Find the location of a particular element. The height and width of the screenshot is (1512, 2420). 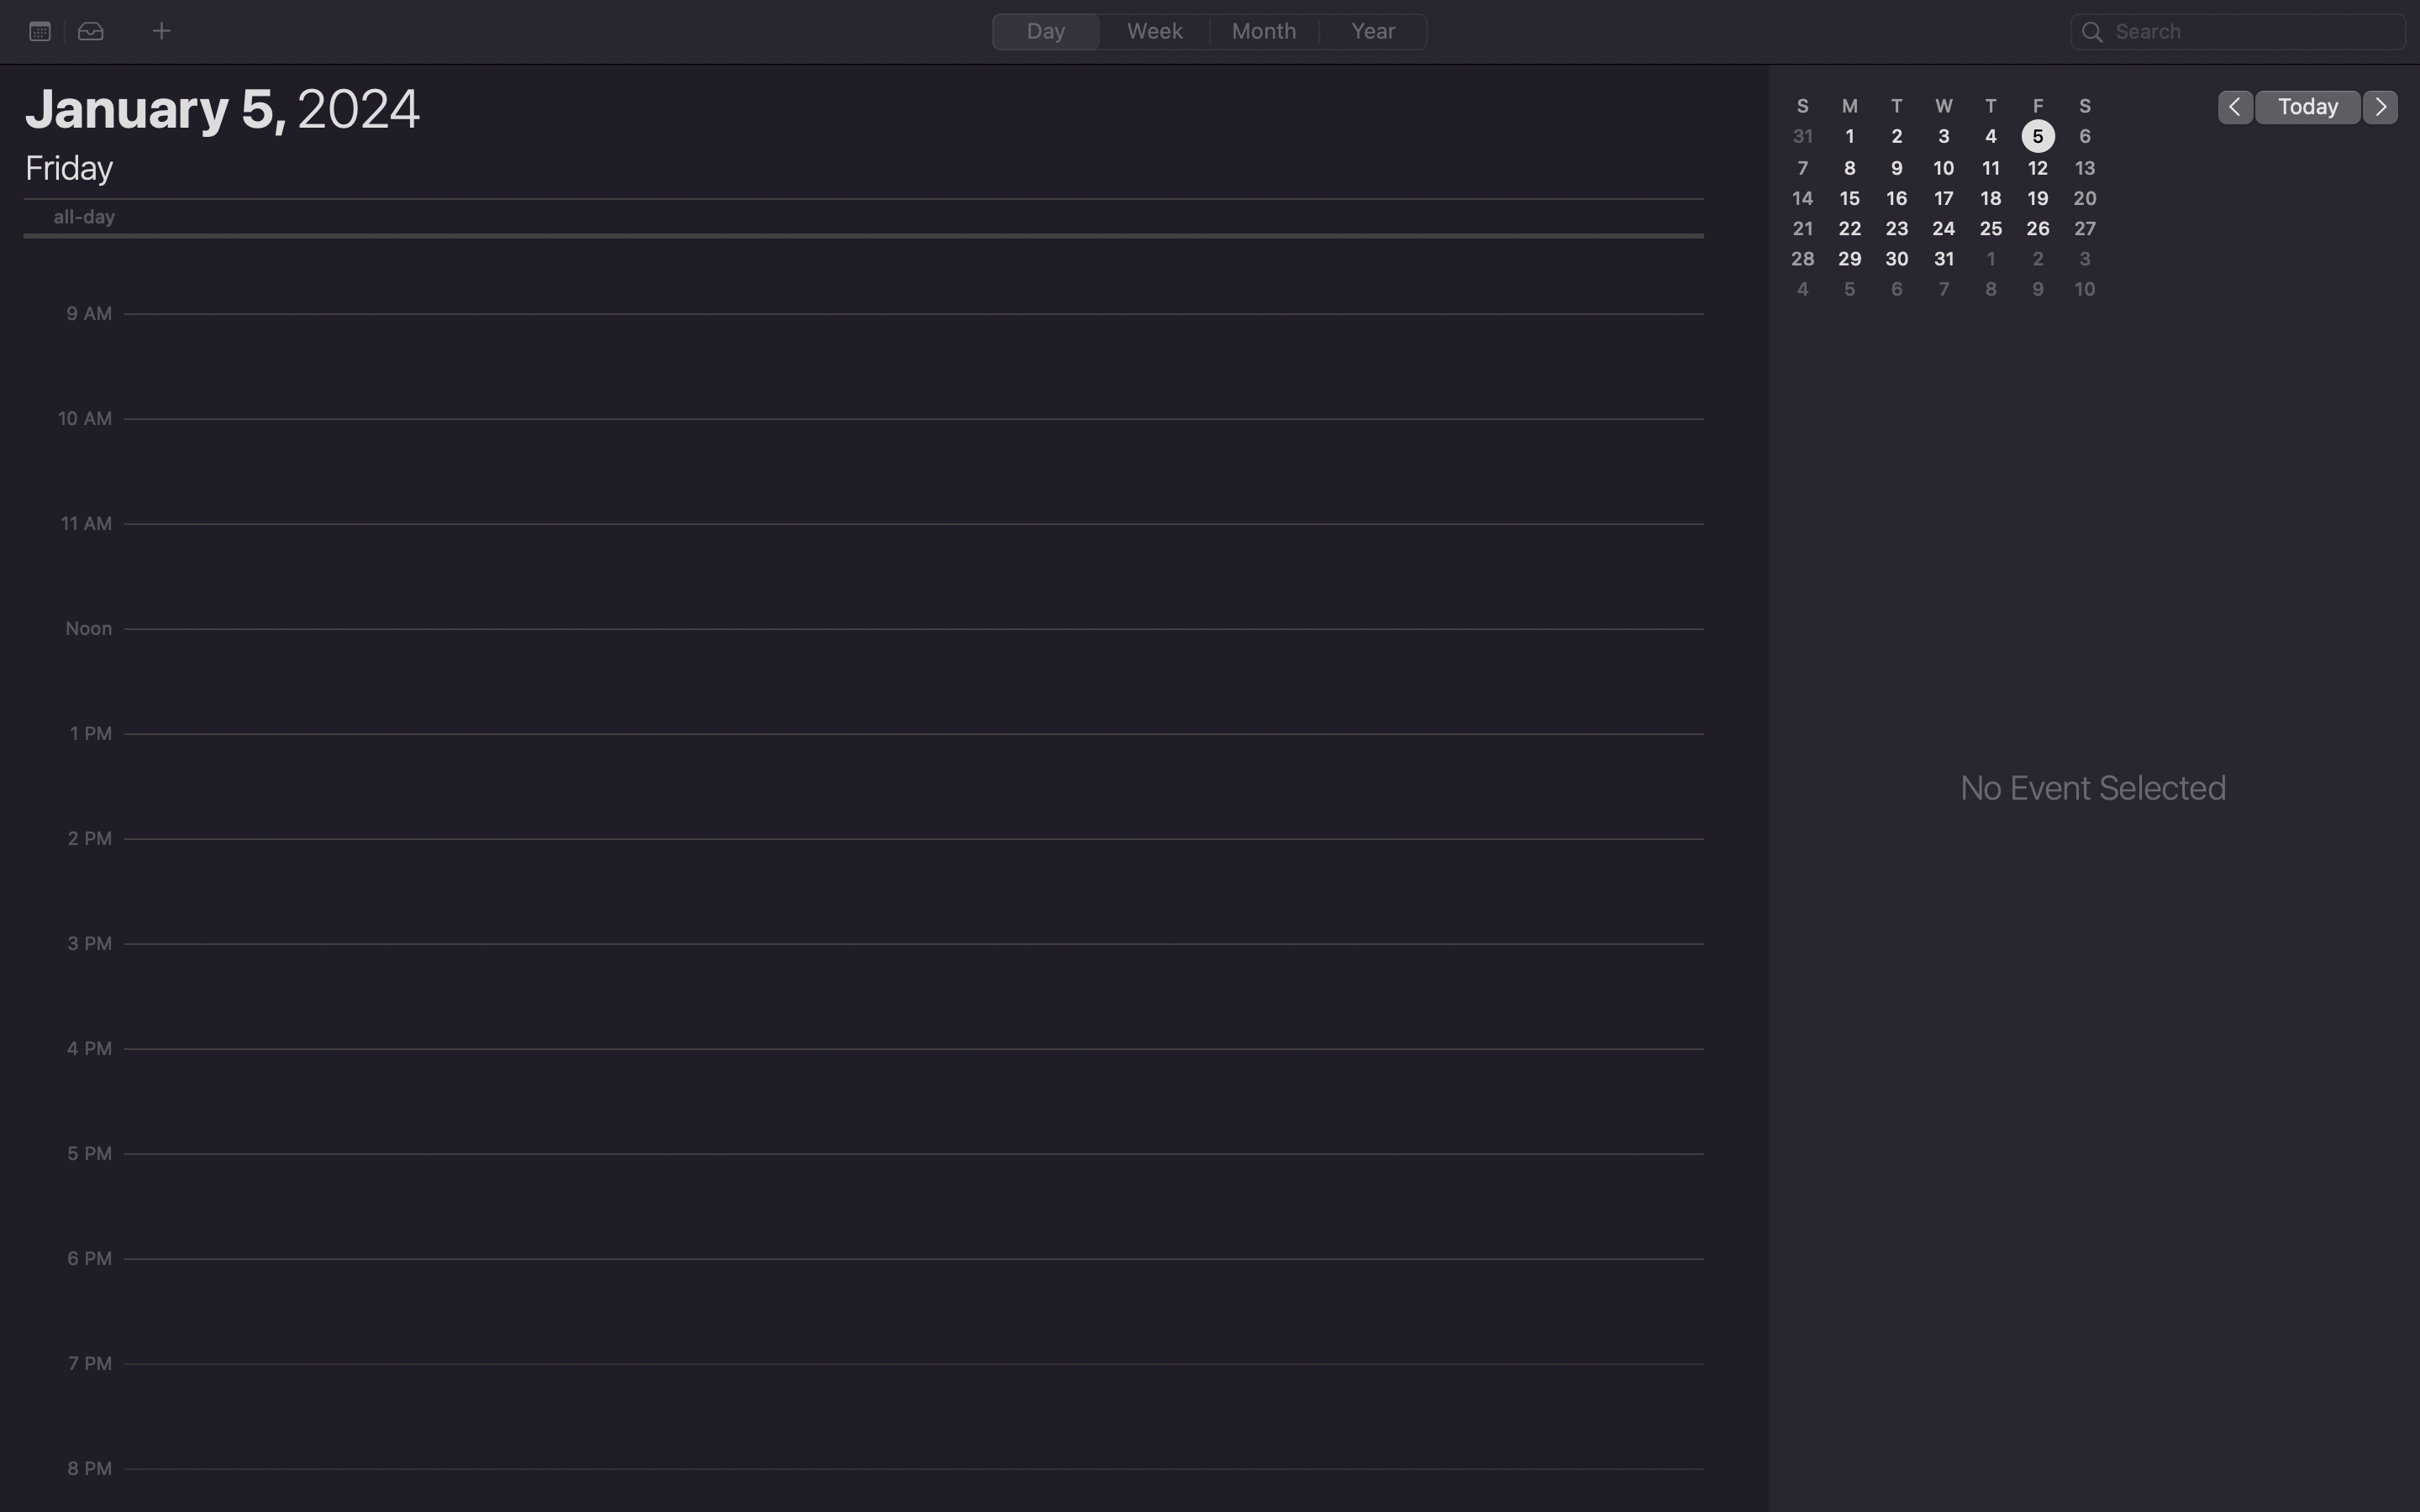

the options menu is located at coordinates (39, 30).